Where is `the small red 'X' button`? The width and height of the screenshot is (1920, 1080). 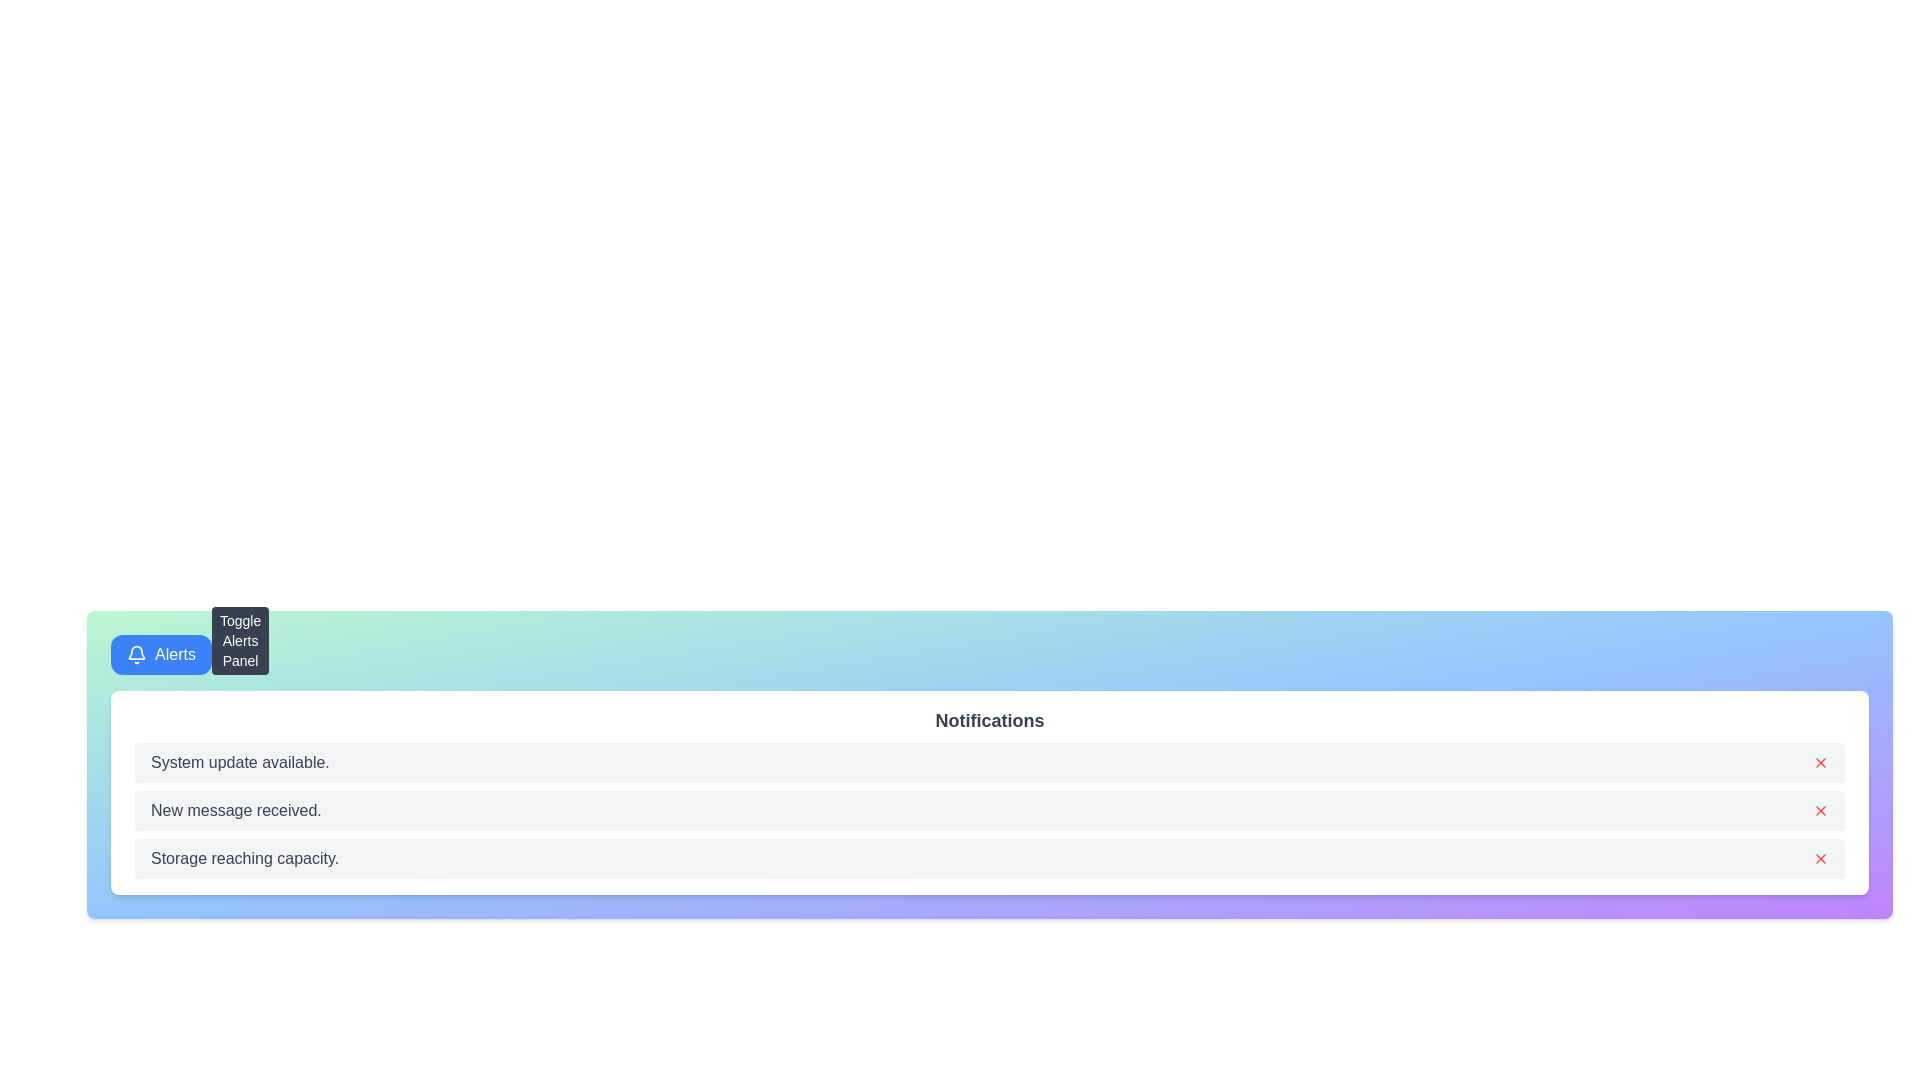 the small red 'X' button is located at coordinates (1820, 810).